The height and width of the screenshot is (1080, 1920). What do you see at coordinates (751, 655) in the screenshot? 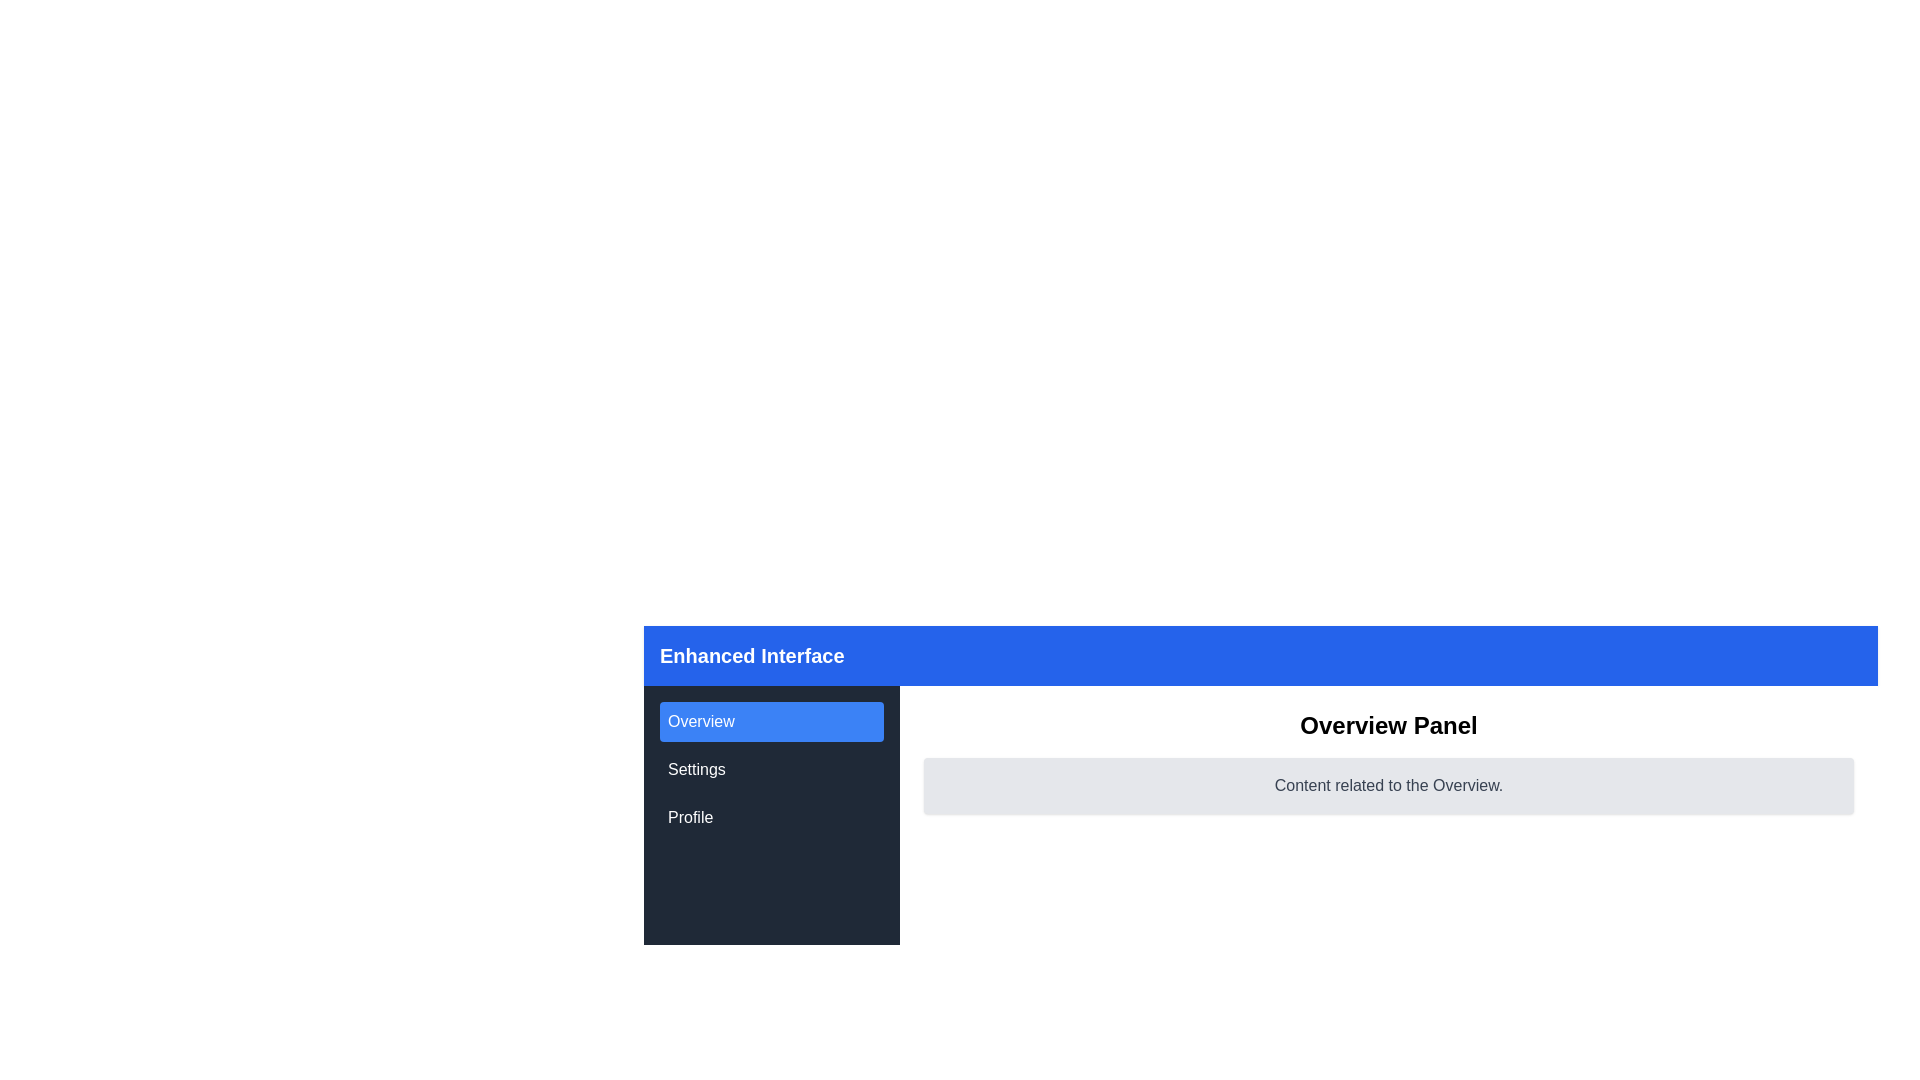
I see `the bold text element reading 'Enhanced Interface' that appears white on a blue background at the top left corner of the header strip` at bounding box center [751, 655].